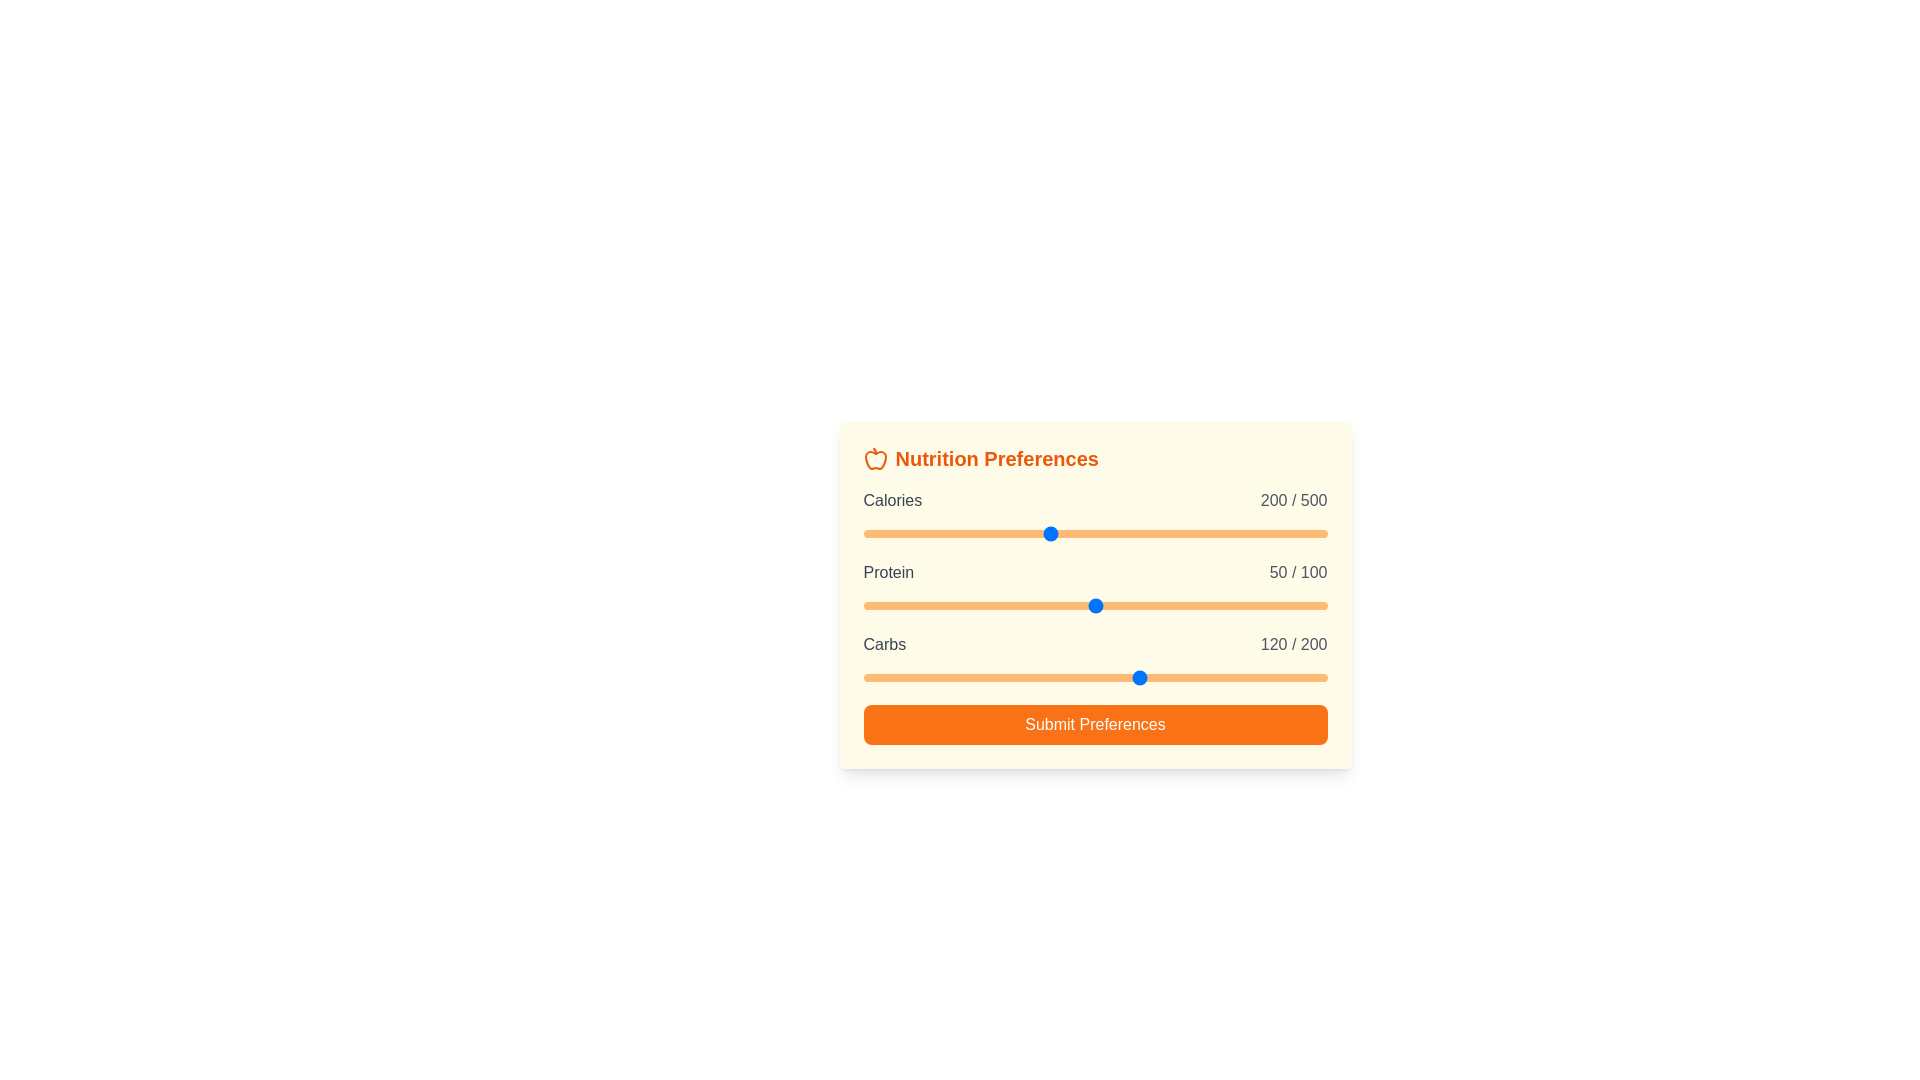 The height and width of the screenshot is (1080, 1920). Describe the element at coordinates (1236, 677) in the screenshot. I see `the carbohydrate intake value` at that location.